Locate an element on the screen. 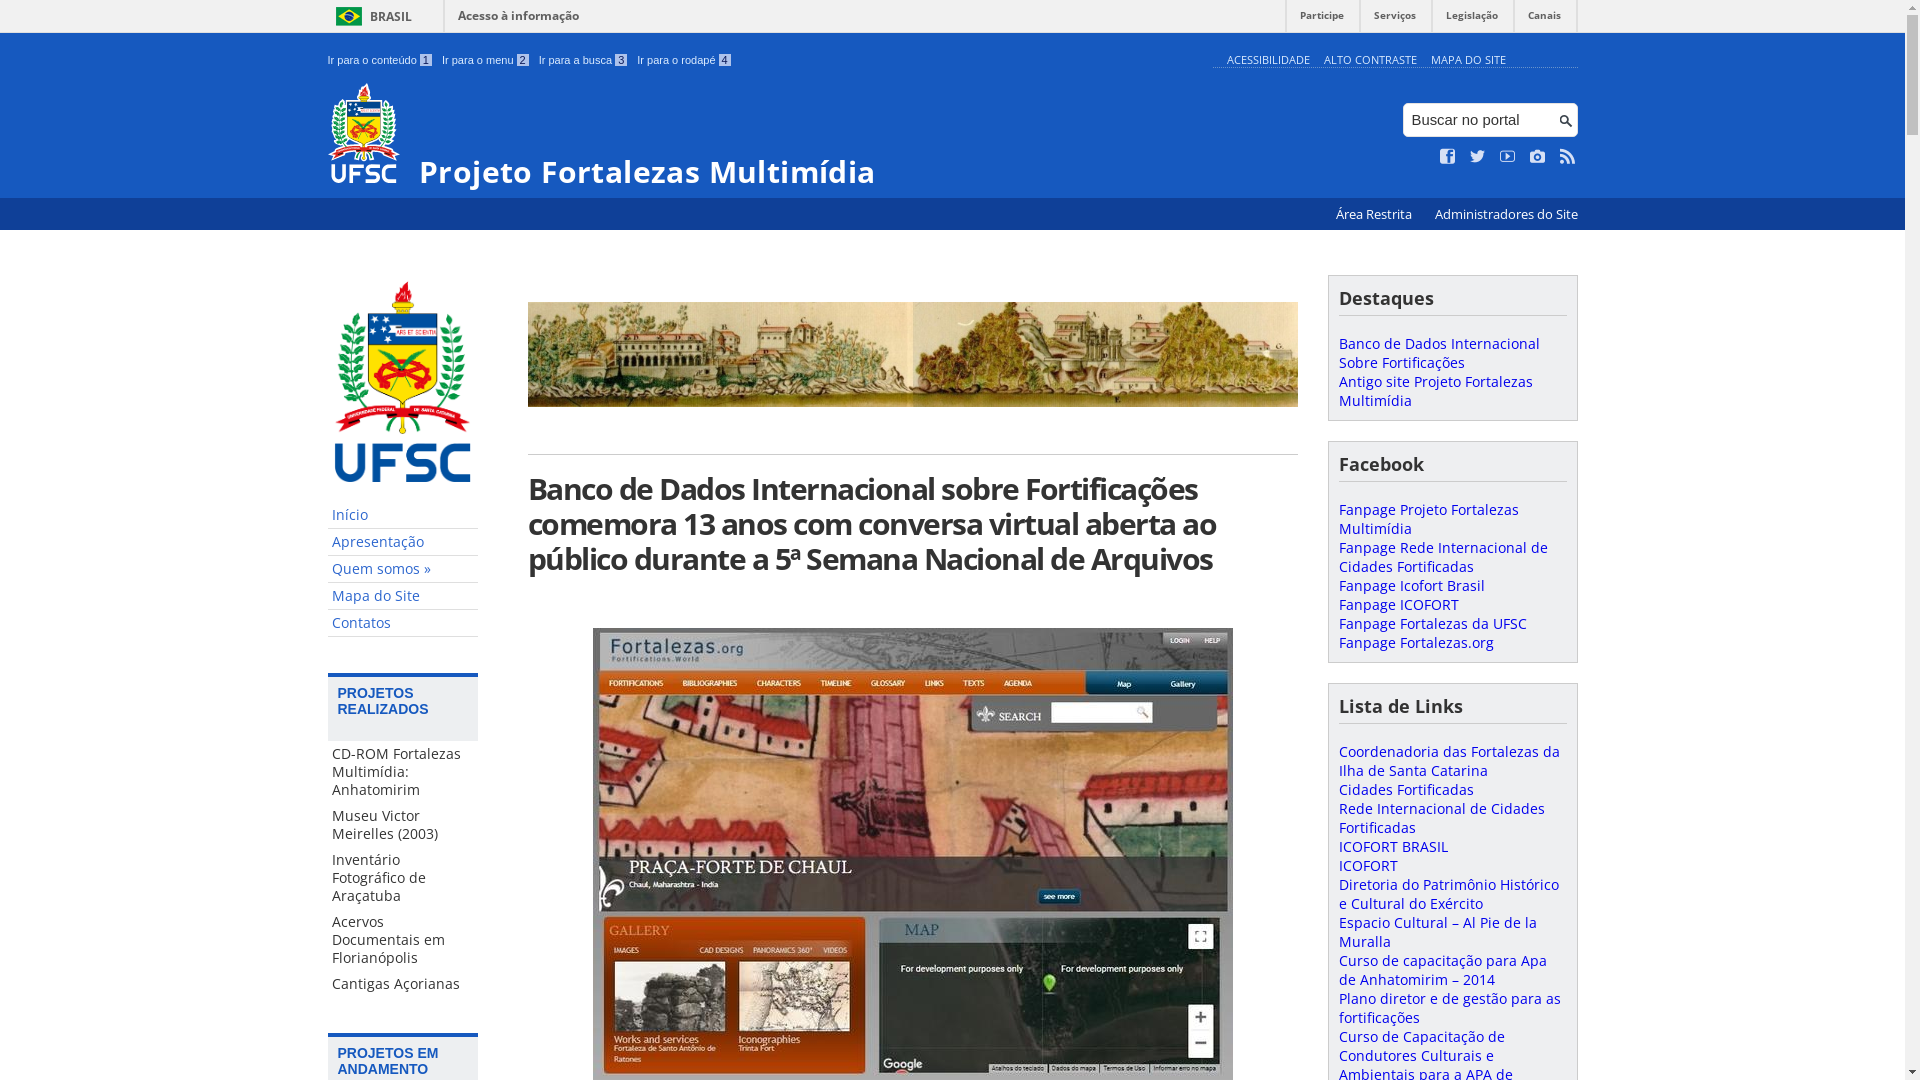 This screenshot has width=1920, height=1080. 'Fanpage Fortalezas.org' is located at coordinates (1338, 642).